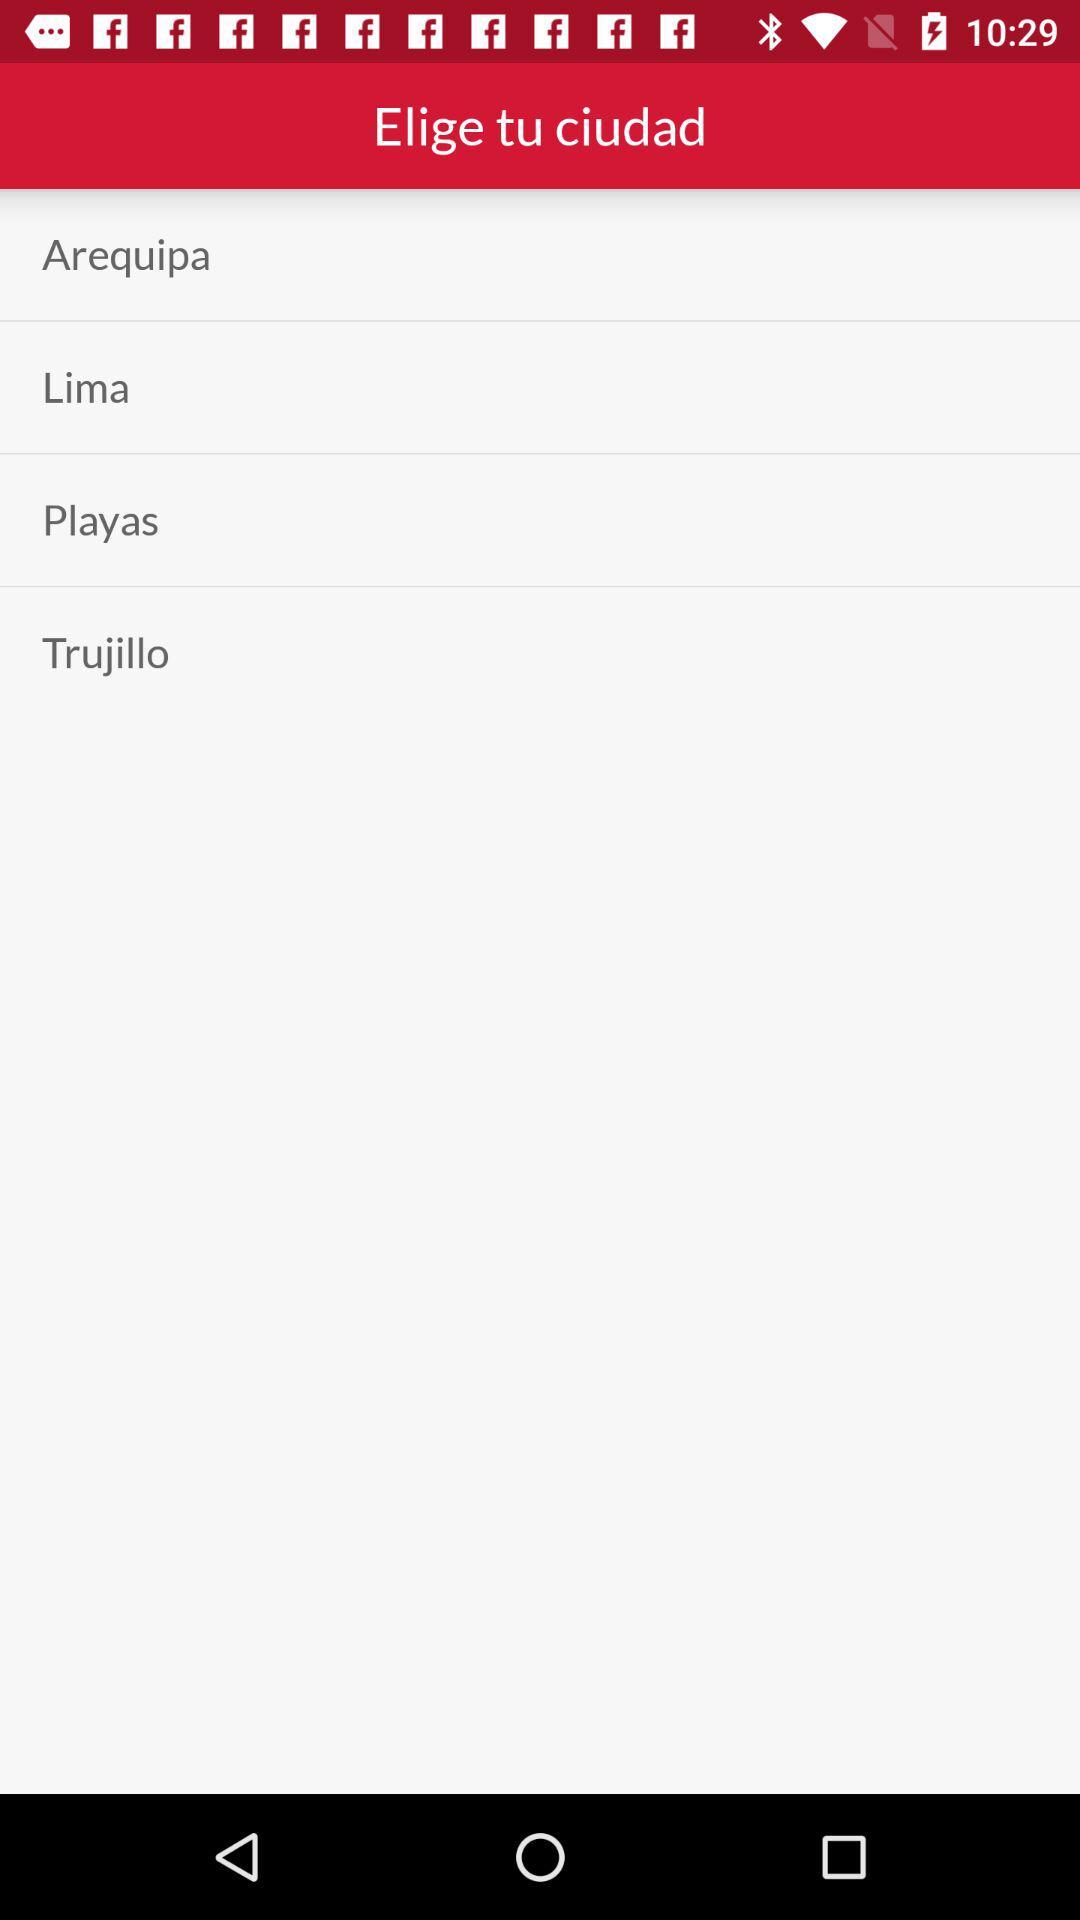 The height and width of the screenshot is (1920, 1080). Describe the element at coordinates (105, 652) in the screenshot. I see `app on the left` at that location.